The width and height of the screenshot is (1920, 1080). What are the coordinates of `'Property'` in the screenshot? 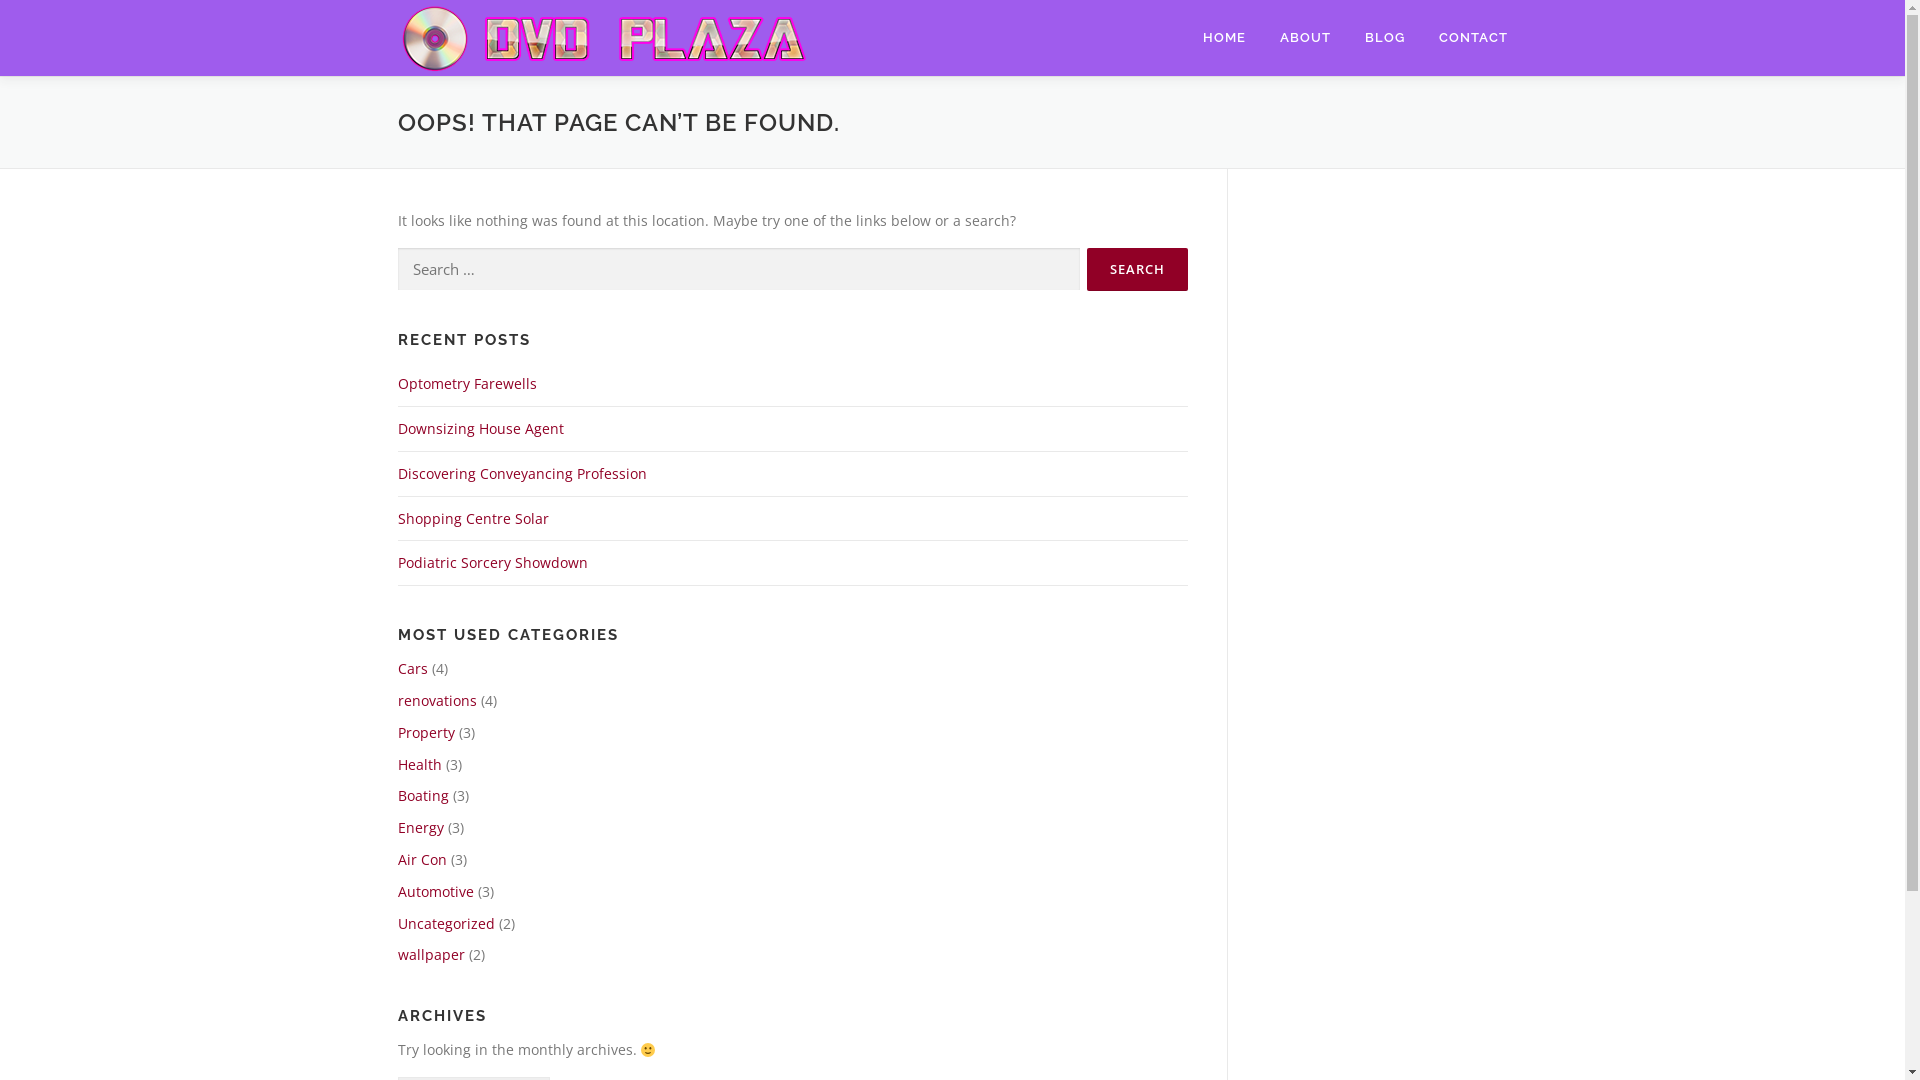 It's located at (425, 732).